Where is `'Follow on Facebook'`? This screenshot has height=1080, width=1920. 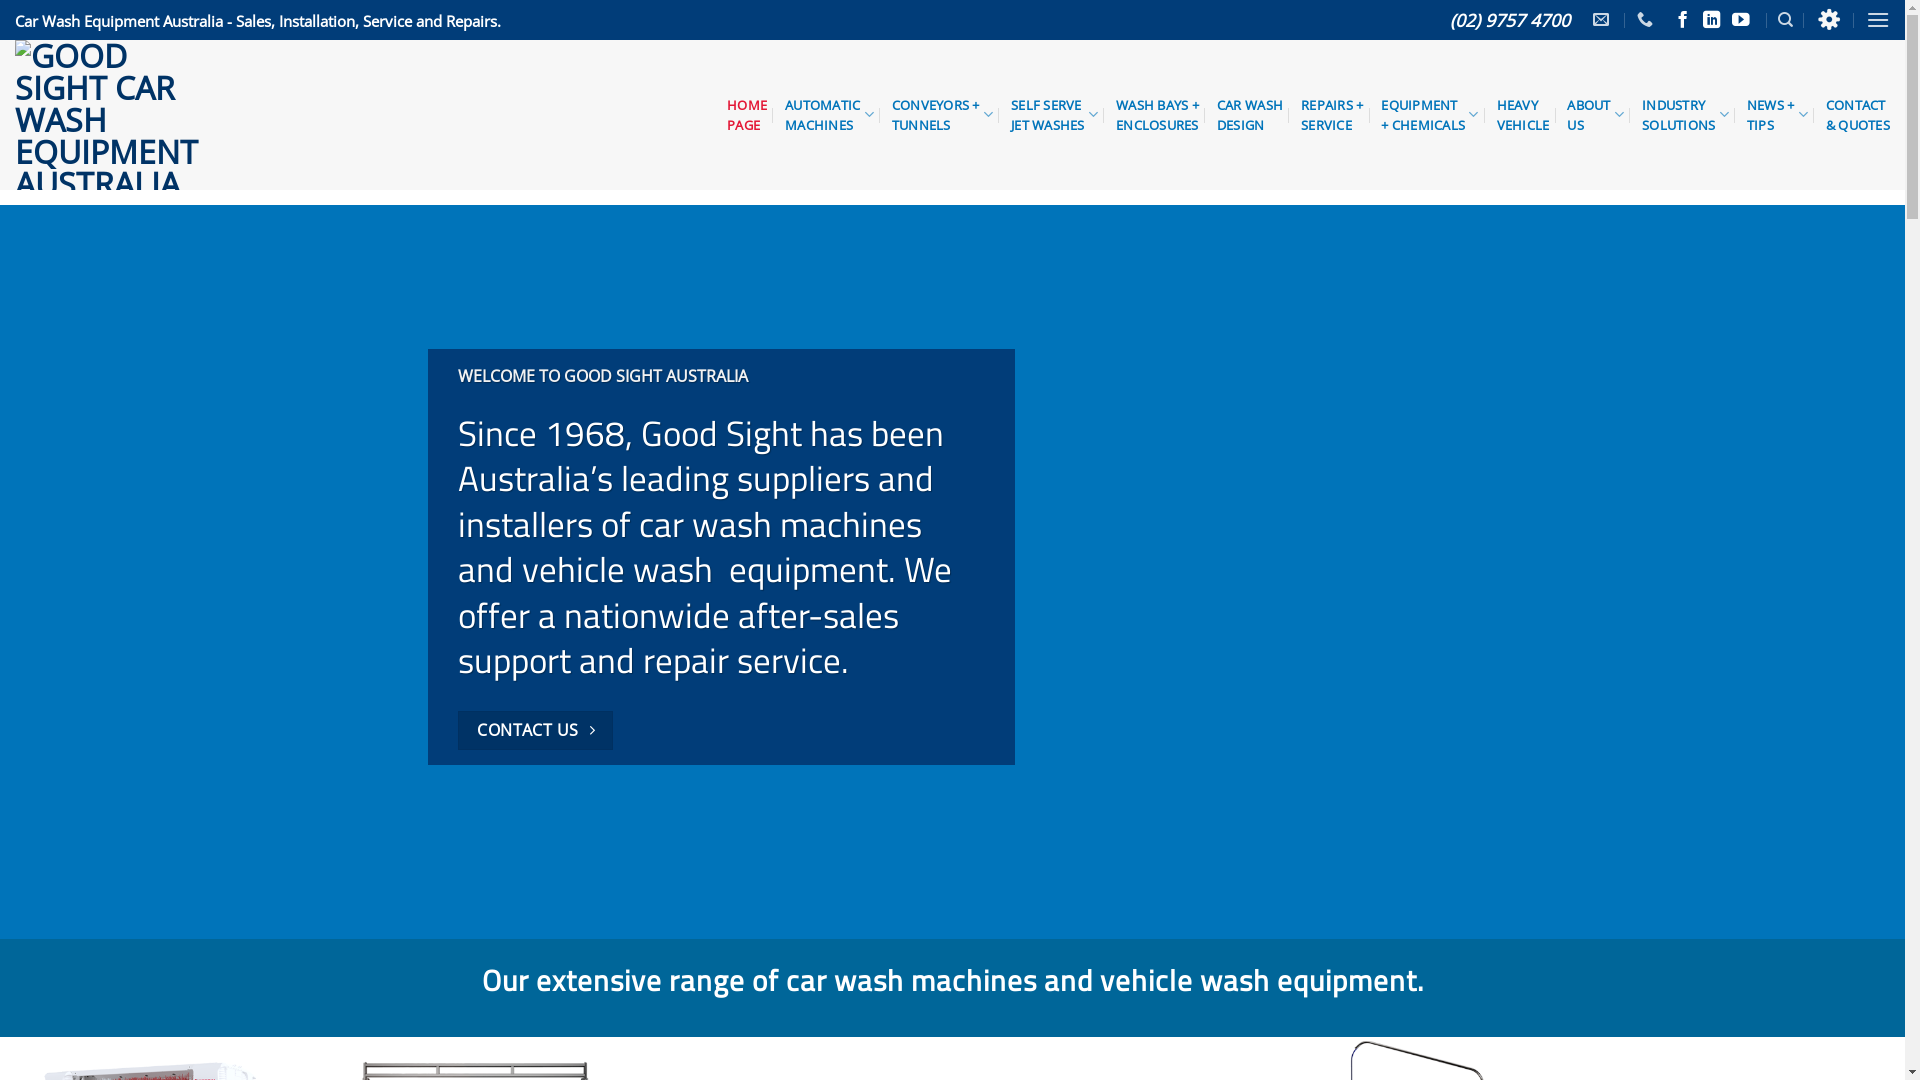
'Follow on Facebook' is located at coordinates (1682, 20).